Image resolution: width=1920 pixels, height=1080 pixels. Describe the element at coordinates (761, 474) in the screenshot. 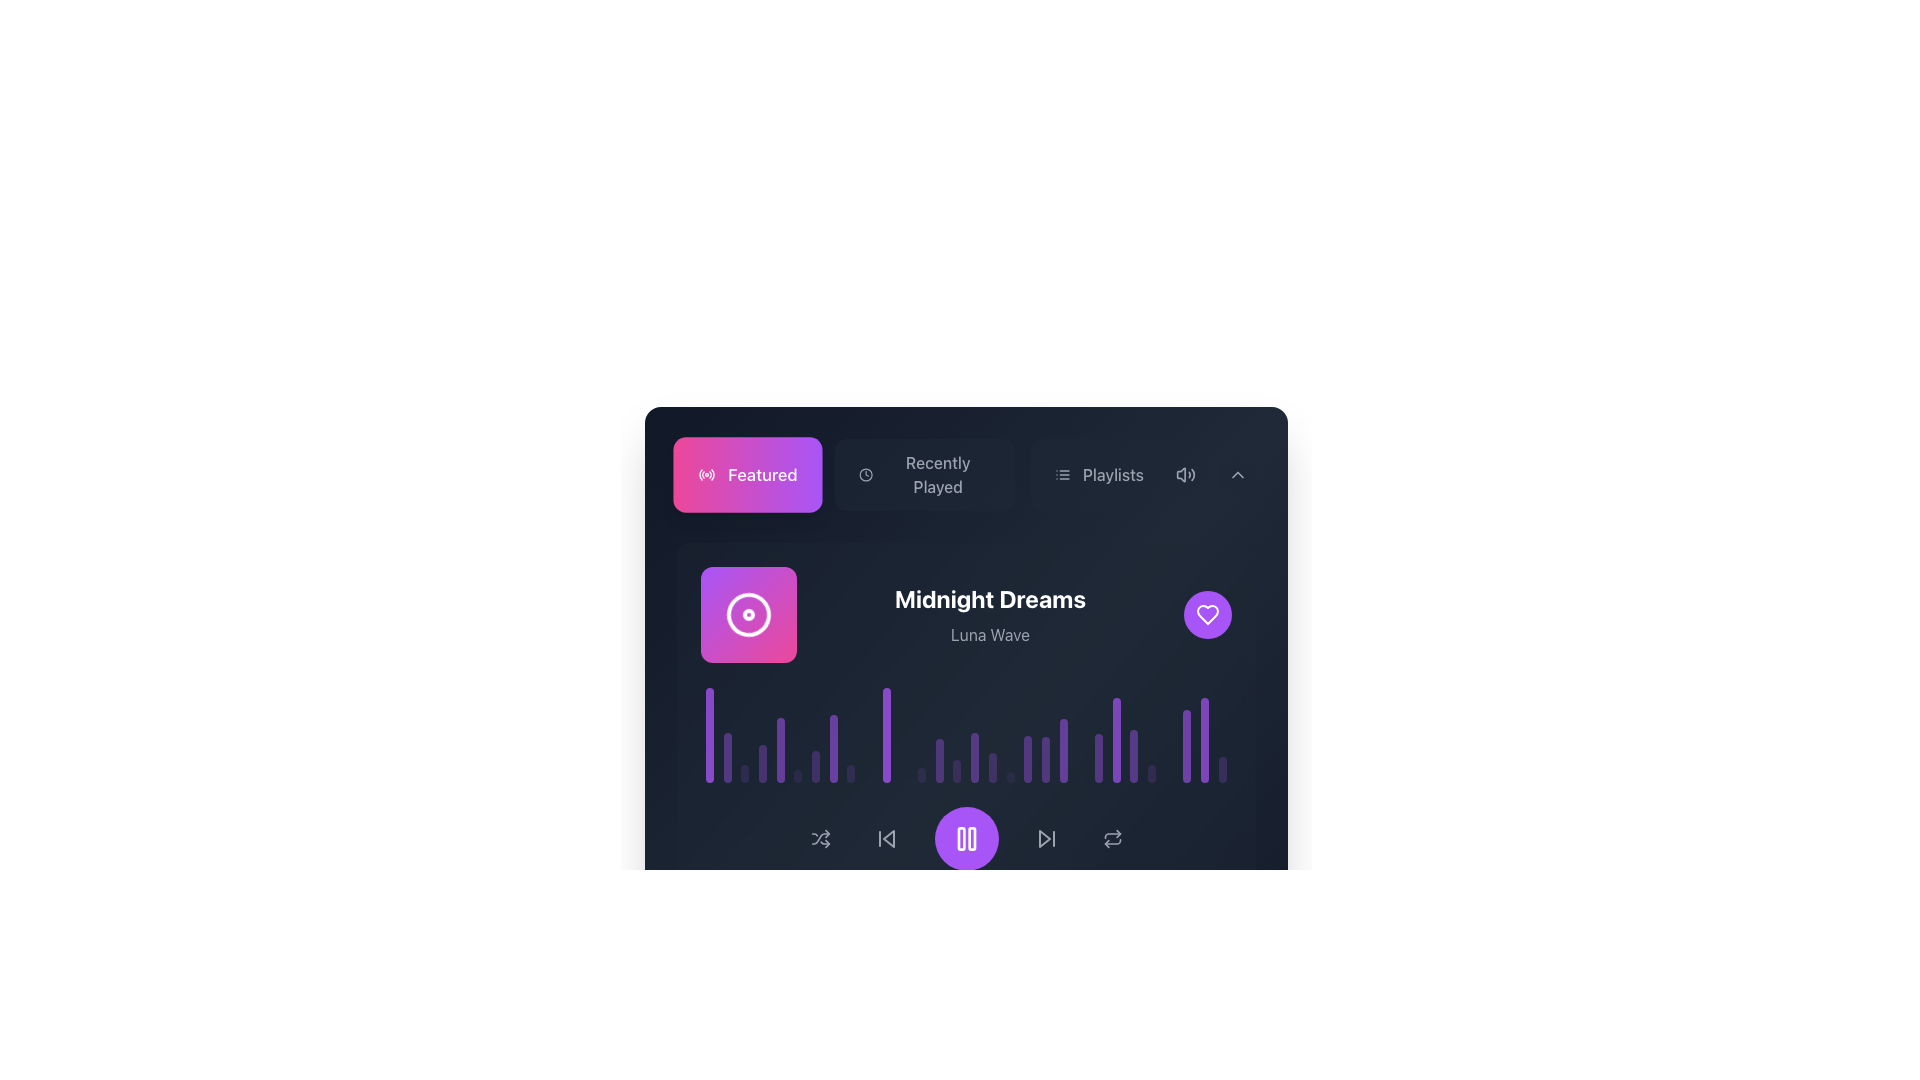

I see `the 'Featured' text label which is centered within a prominent rectangular button with a gradient color scheme from pink to purple, located at the top-left corner of the main interface` at that location.